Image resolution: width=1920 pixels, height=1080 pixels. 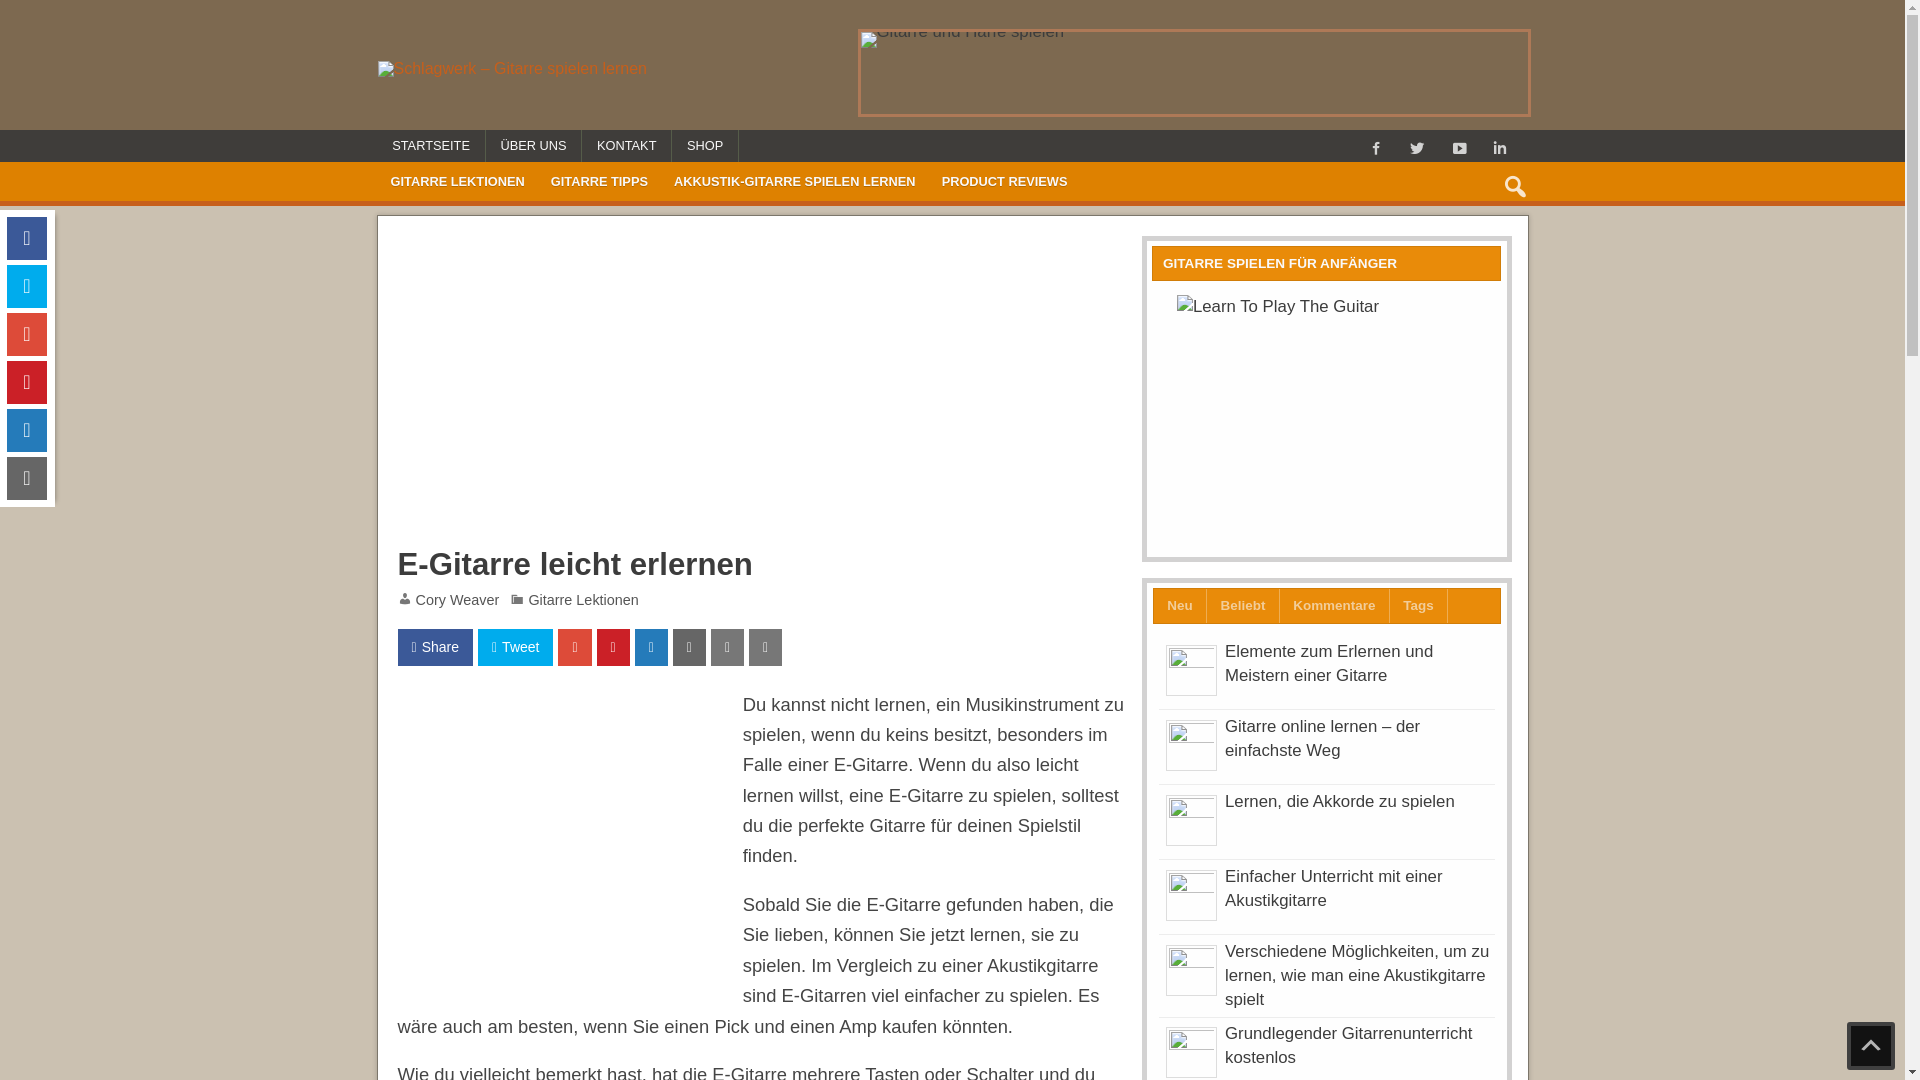 What do you see at coordinates (1223, 663) in the screenshot?
I see `'Elemente zum Erlernen und Meistern einer Gitarre'` at bounding box center [1223, 663].